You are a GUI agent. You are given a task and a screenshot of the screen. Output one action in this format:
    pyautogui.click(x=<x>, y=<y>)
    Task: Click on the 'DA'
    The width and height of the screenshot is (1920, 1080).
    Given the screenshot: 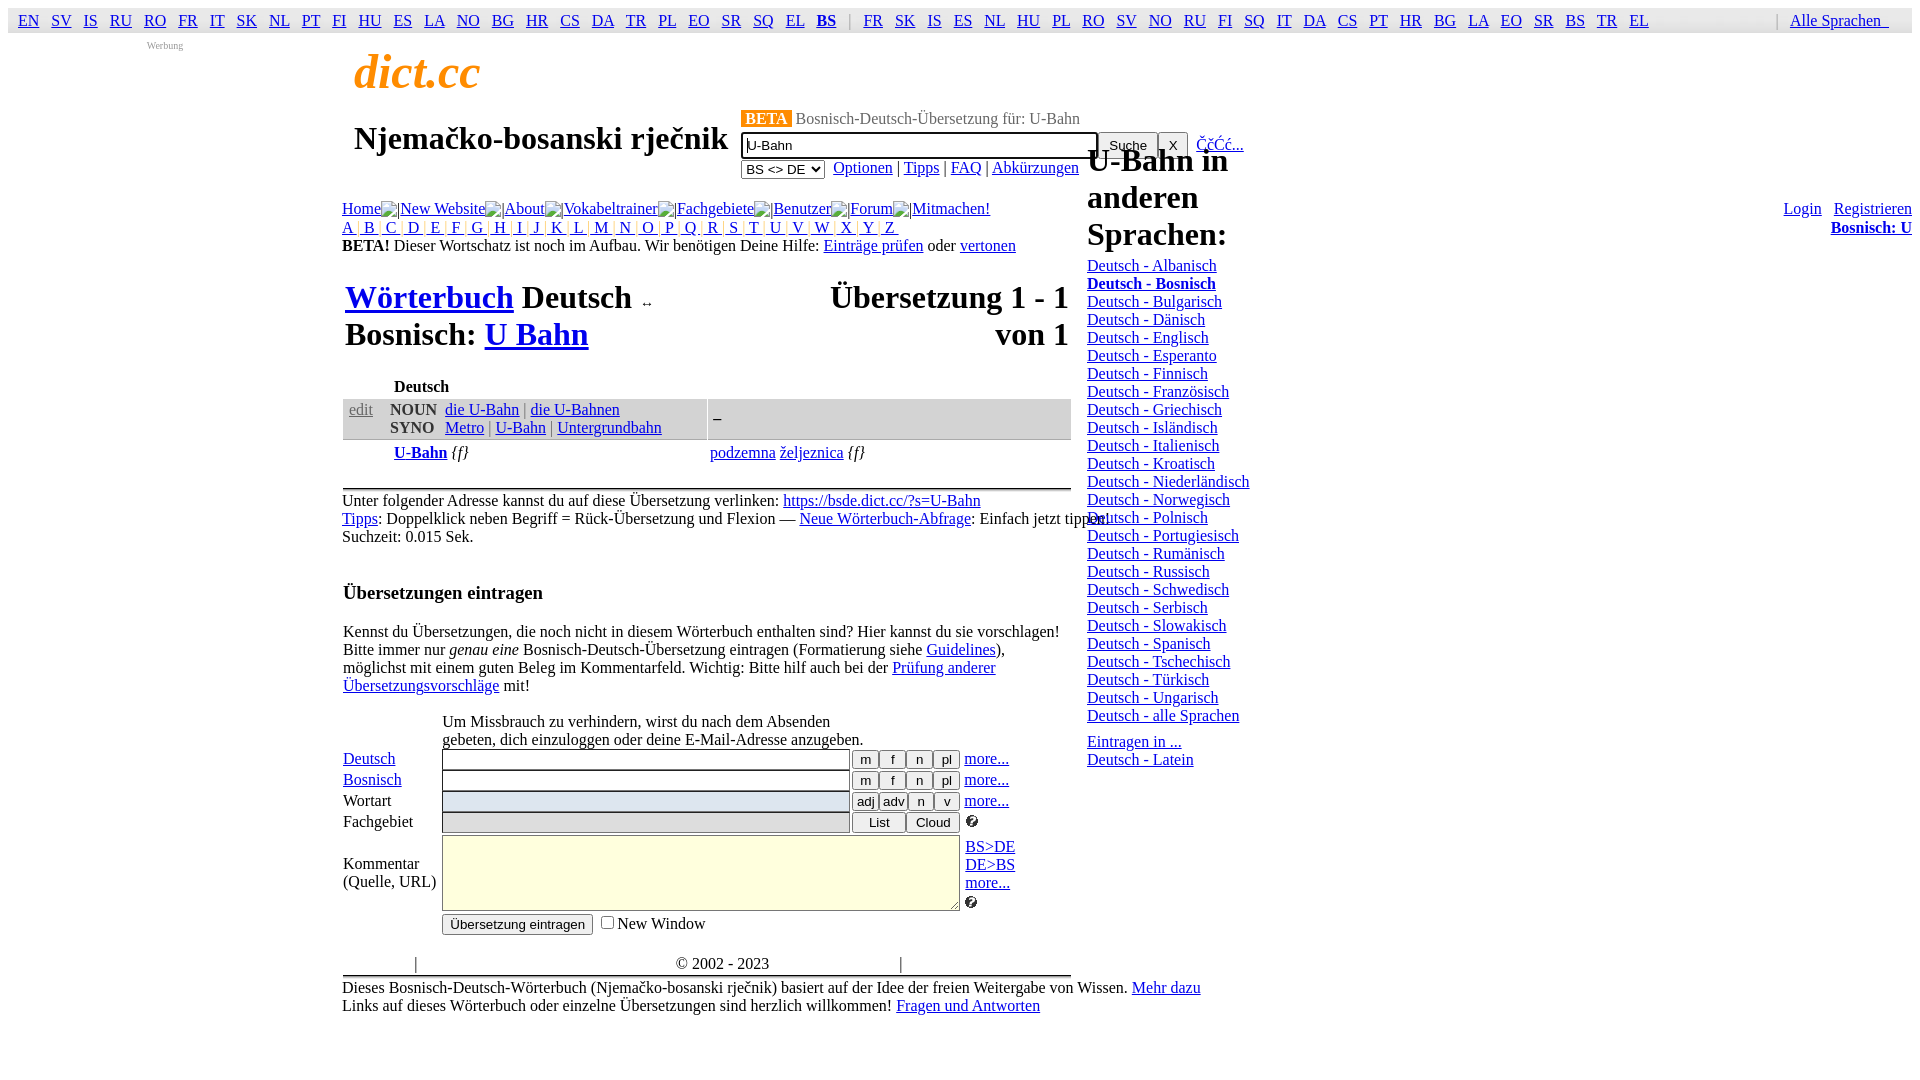 What is the action you would take?
    pyautogui.click(x=602, y=20)
    